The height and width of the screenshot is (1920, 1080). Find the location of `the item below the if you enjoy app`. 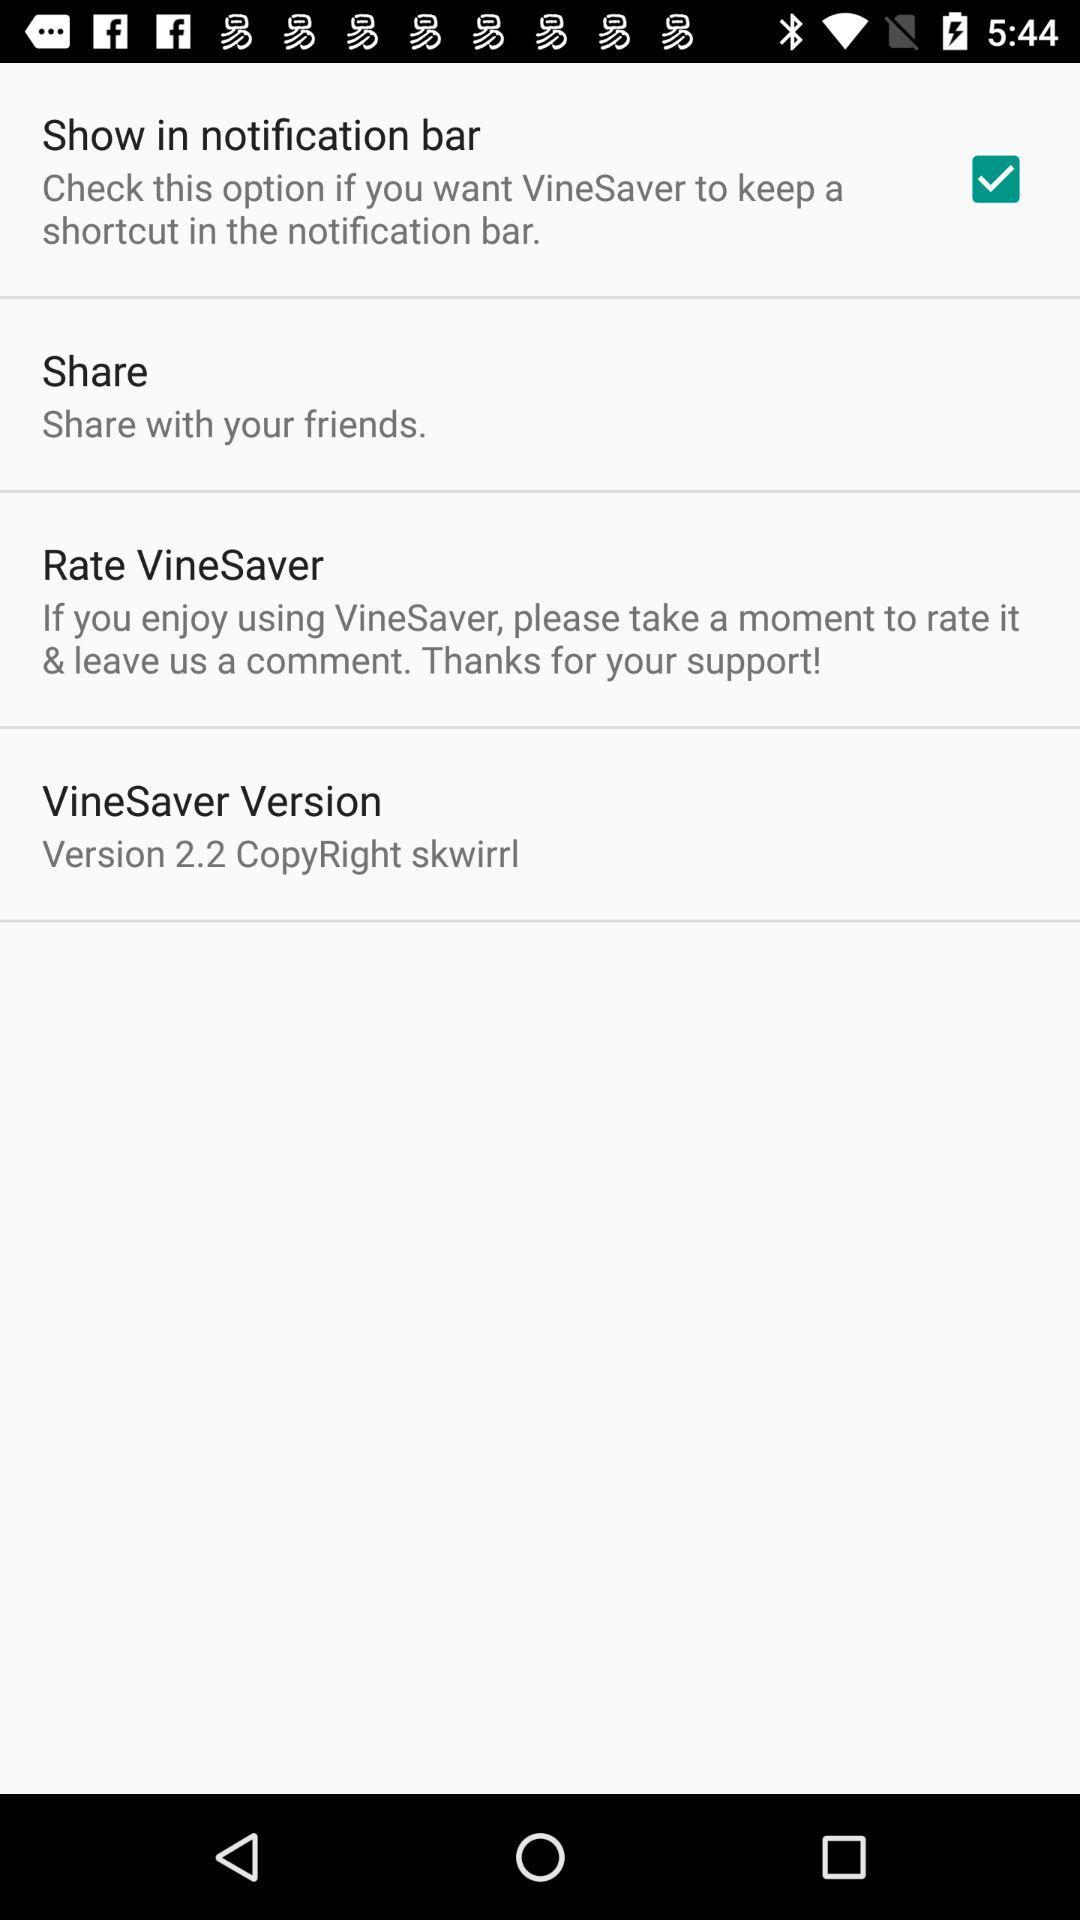

the item below the if you enjoy app is located at coordinates (212, 798).